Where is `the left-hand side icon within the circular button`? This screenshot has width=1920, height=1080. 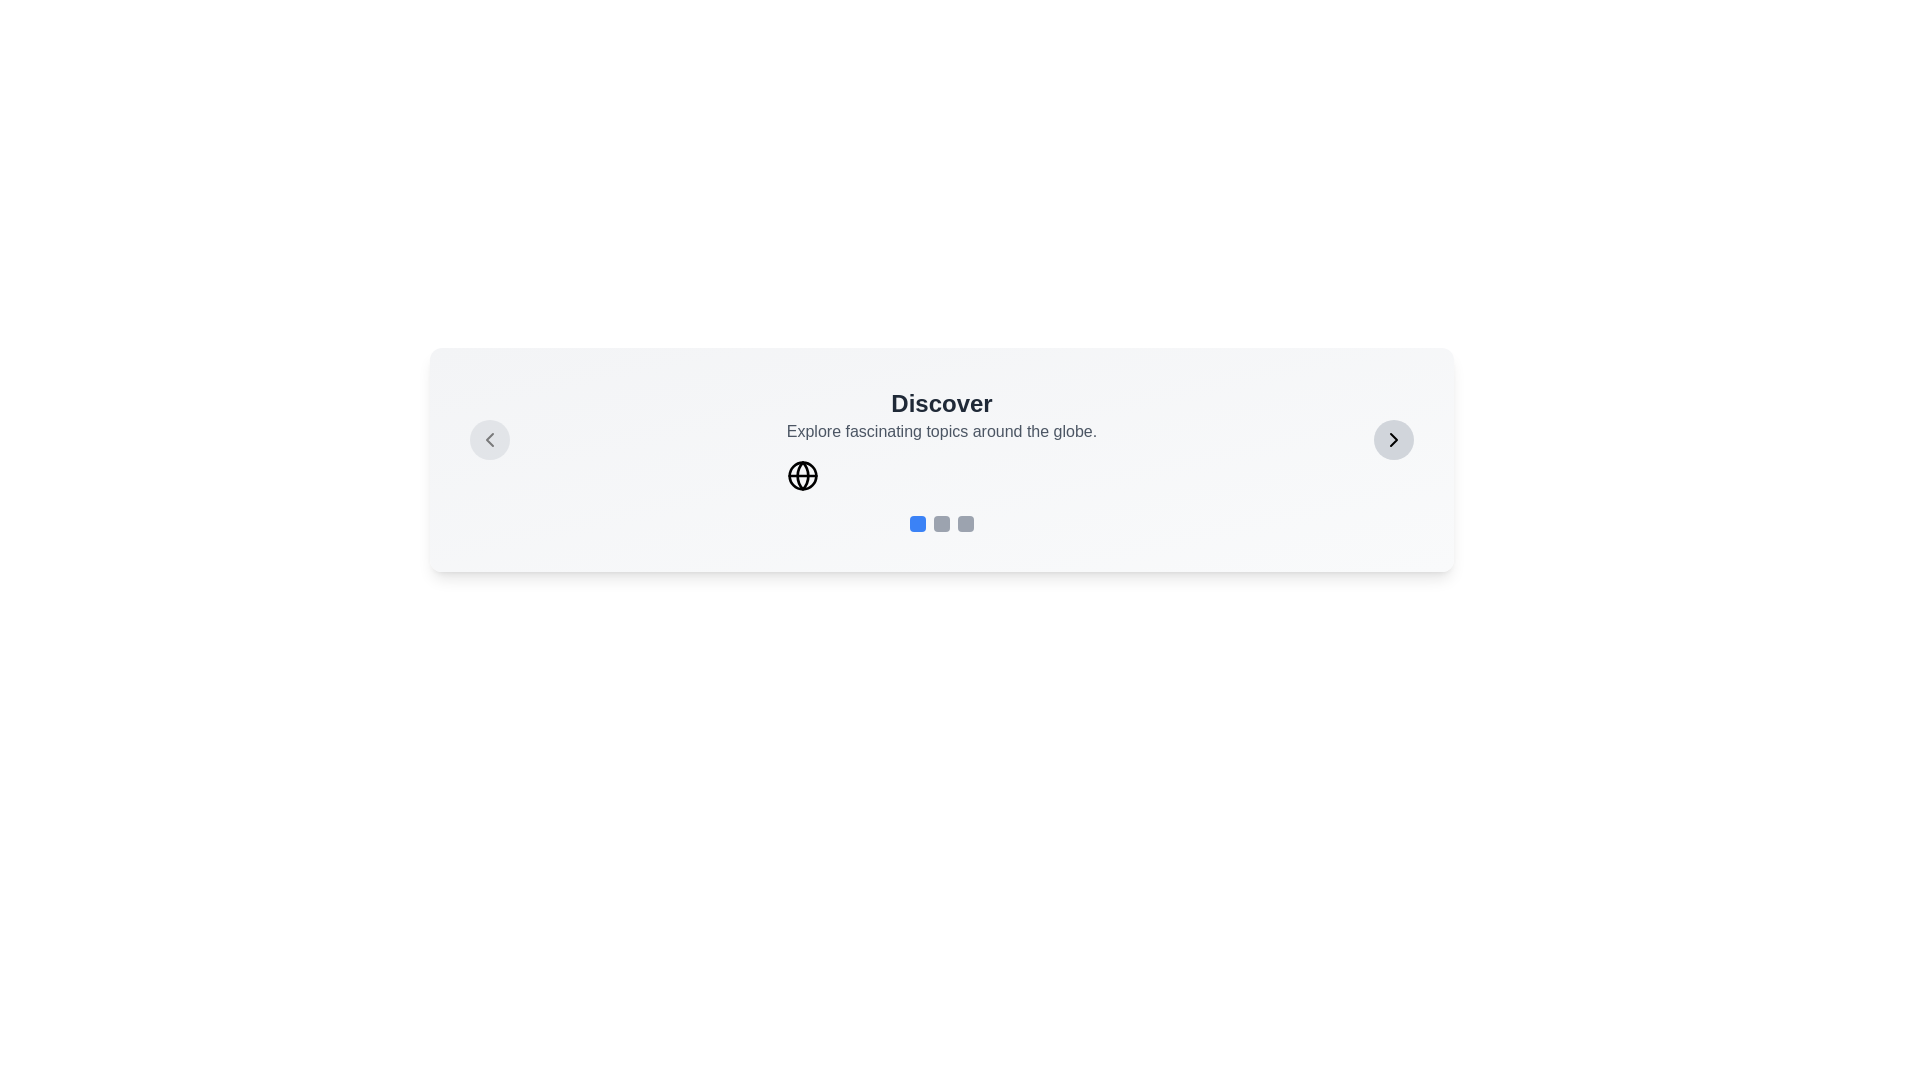
the left-hand side icon within the circular button is located at coordinates (489, 438).